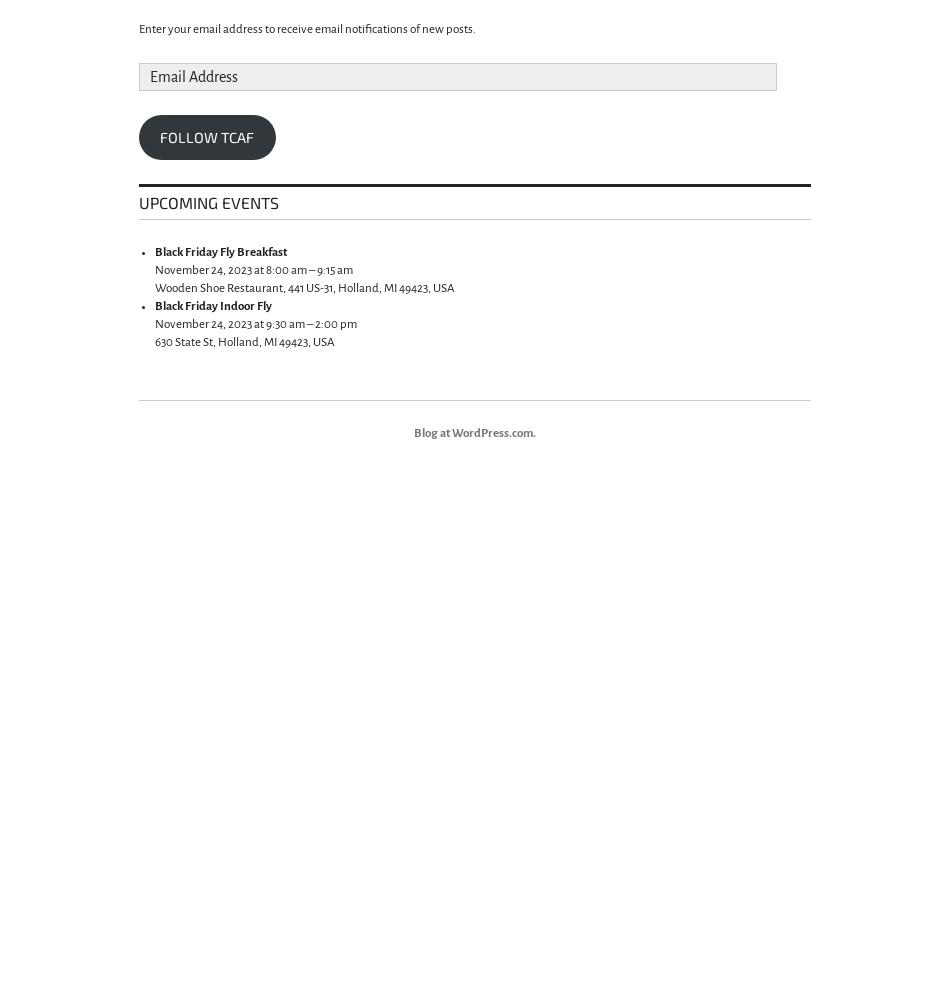  What do you see at coordinates (155, 323) in the screenshot?
I see `'November 24, 2023 at 9:30 am – 2:00 pm'` at bounding box center [155, 323].